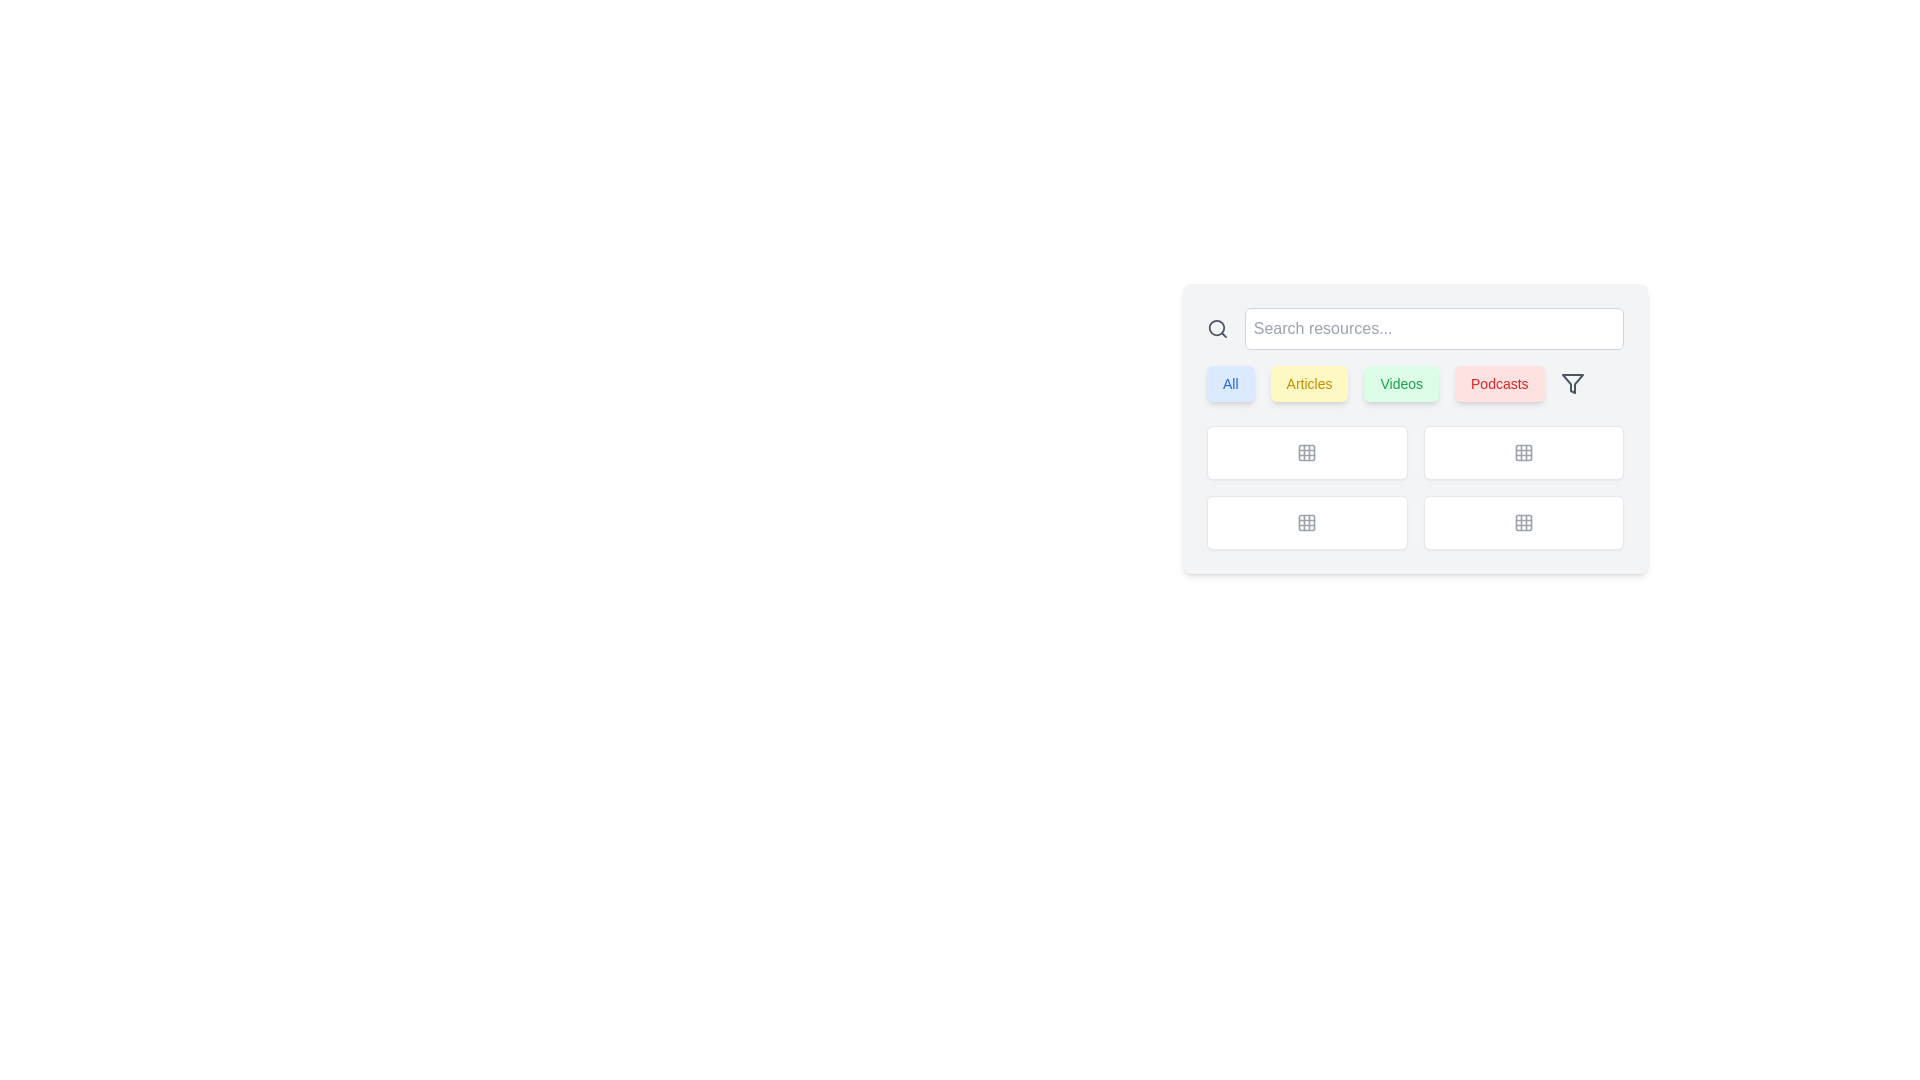 The image size is (1920, 1080). What do you see at coordinates (1306, 452) in the screenshot?
I see `the top-left cell of the grid` at bounding box center [1306, 452].